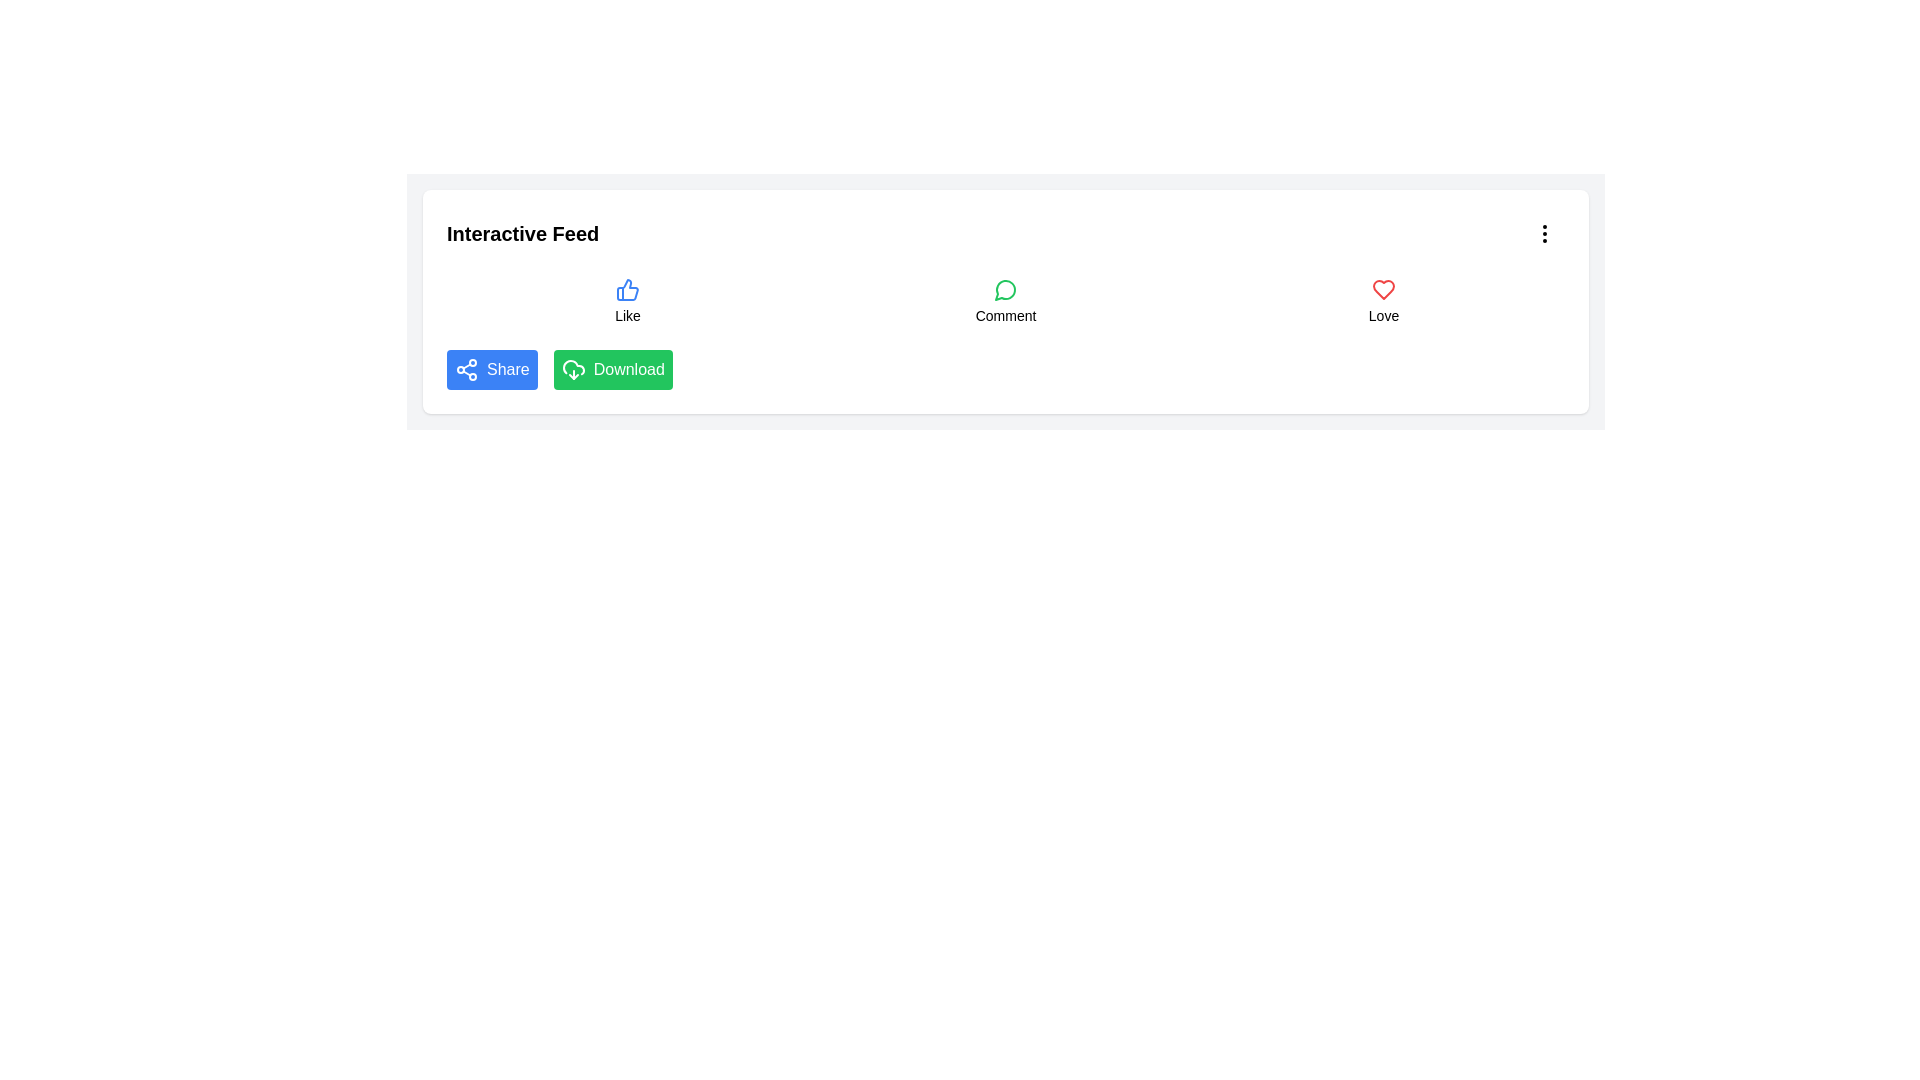 The height and width of the screenshot is (1080, 1920). Describe the element at coordinates (1382, 289) in the screenshot. I see `the heart icon, located at the bottom-right area of the interactive feed section` at that location.